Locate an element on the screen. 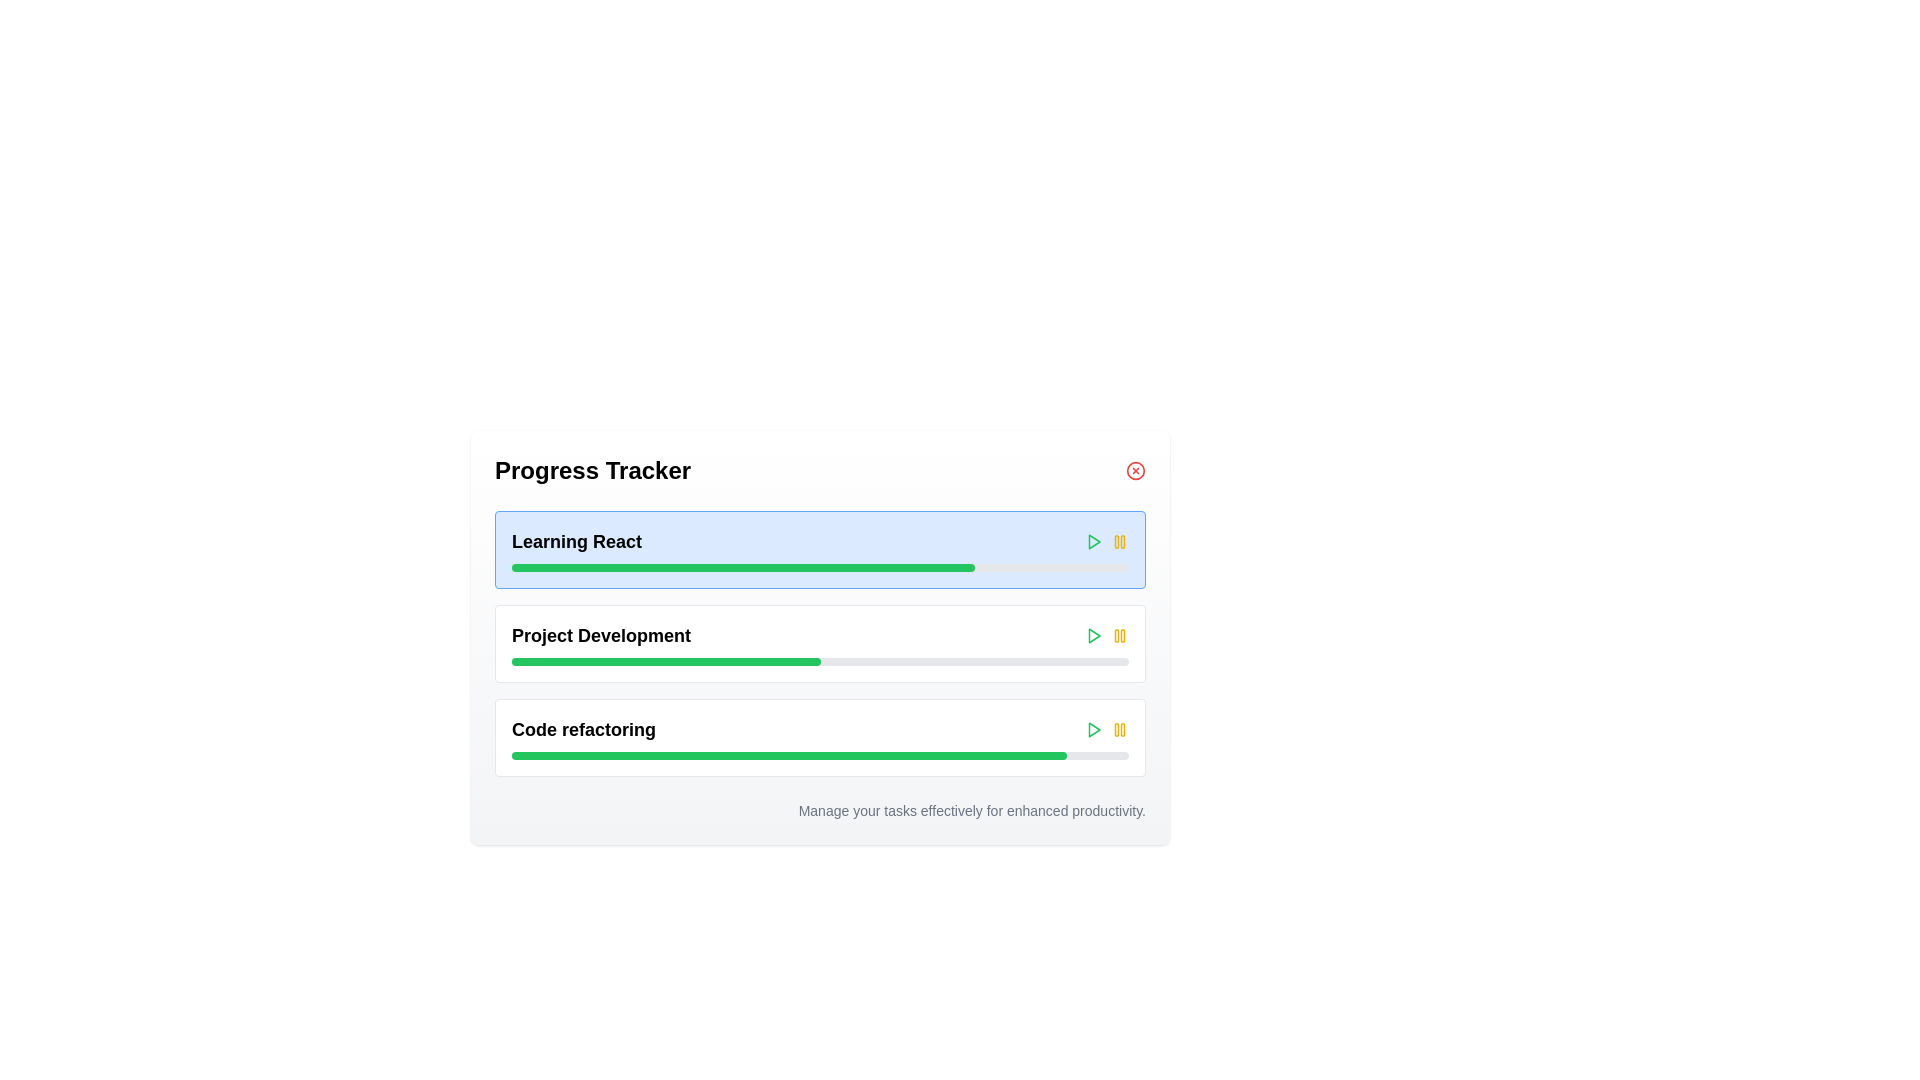 This screenshot has height=1080, width=1920. the green play button located in the Button group of the 'Project Development' section of the 'Progress Tracker' is located at coordinates (1106, 636).